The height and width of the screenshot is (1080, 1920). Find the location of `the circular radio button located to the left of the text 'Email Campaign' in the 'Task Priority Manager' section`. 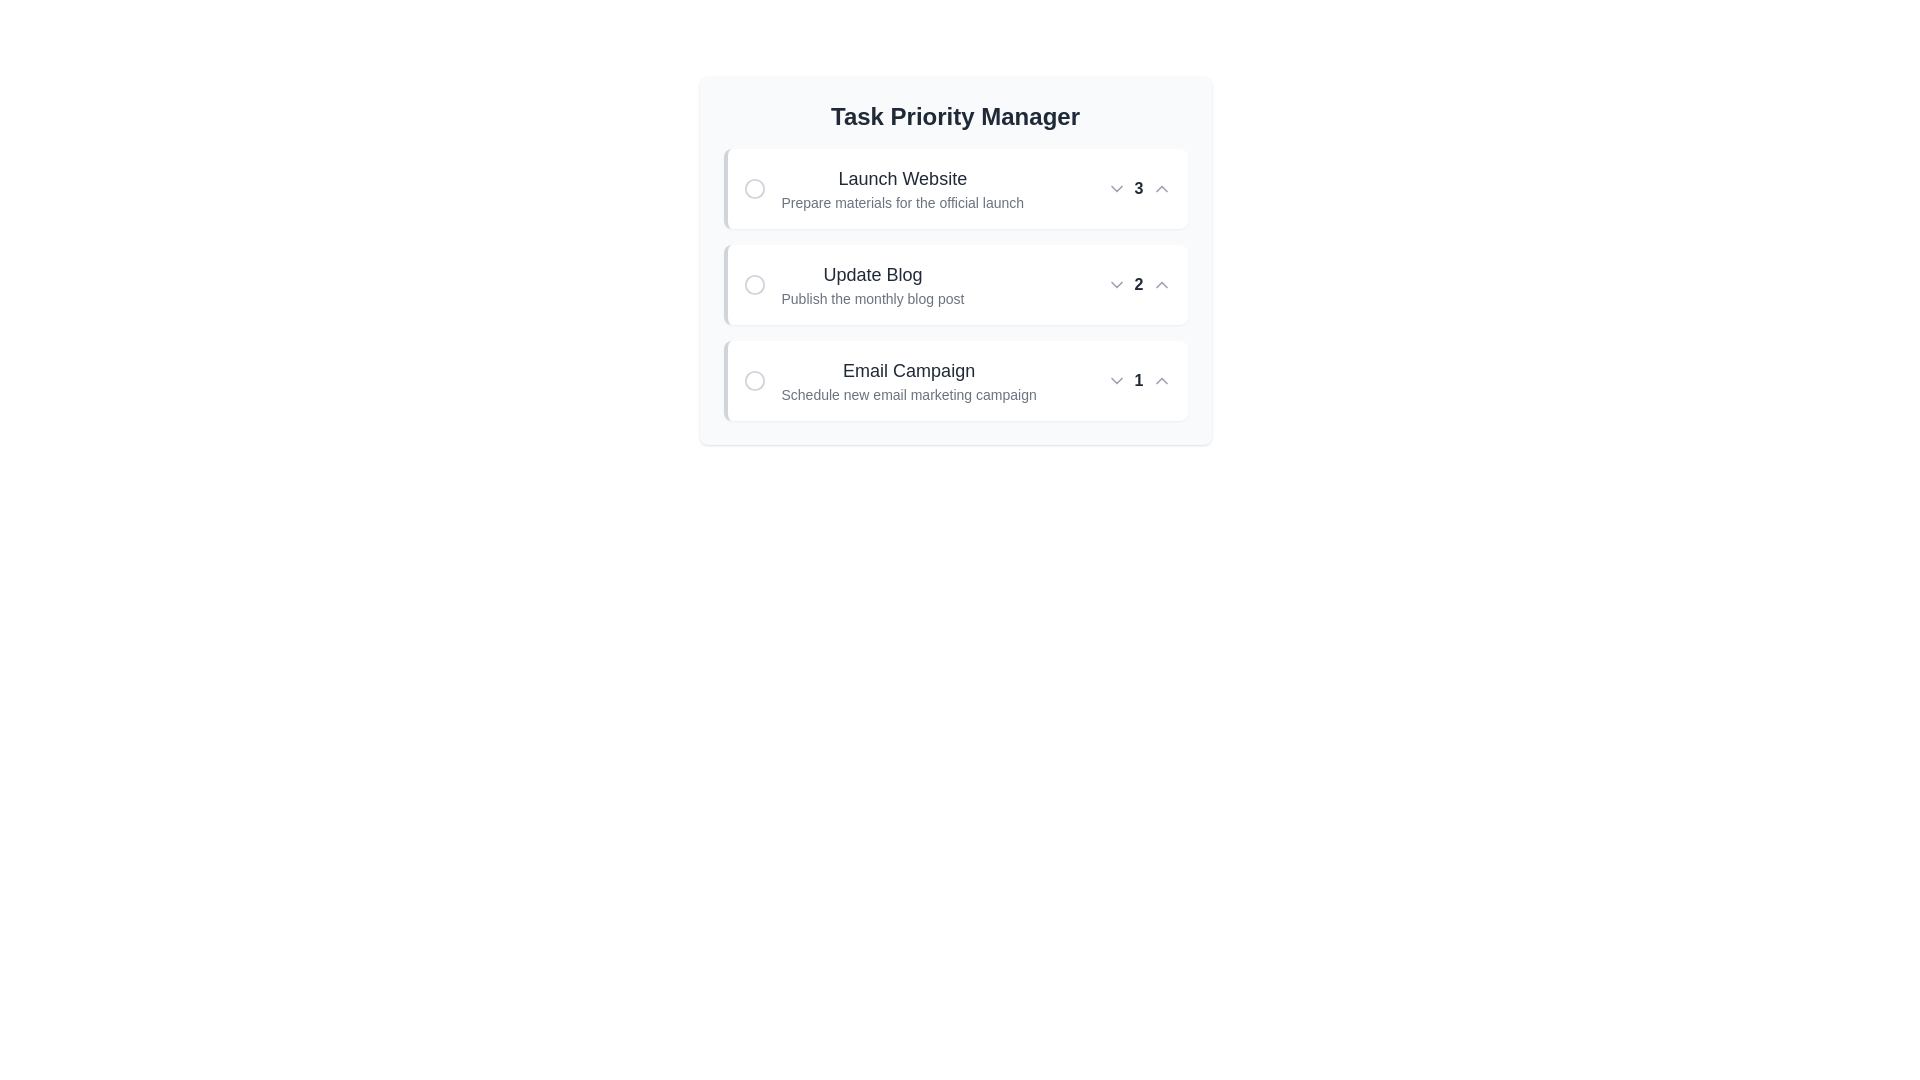

the circular radio button located to the left of the text 'Email Campaign' in the 'Task Priority Manager' section is located at coordinates (753, 381).